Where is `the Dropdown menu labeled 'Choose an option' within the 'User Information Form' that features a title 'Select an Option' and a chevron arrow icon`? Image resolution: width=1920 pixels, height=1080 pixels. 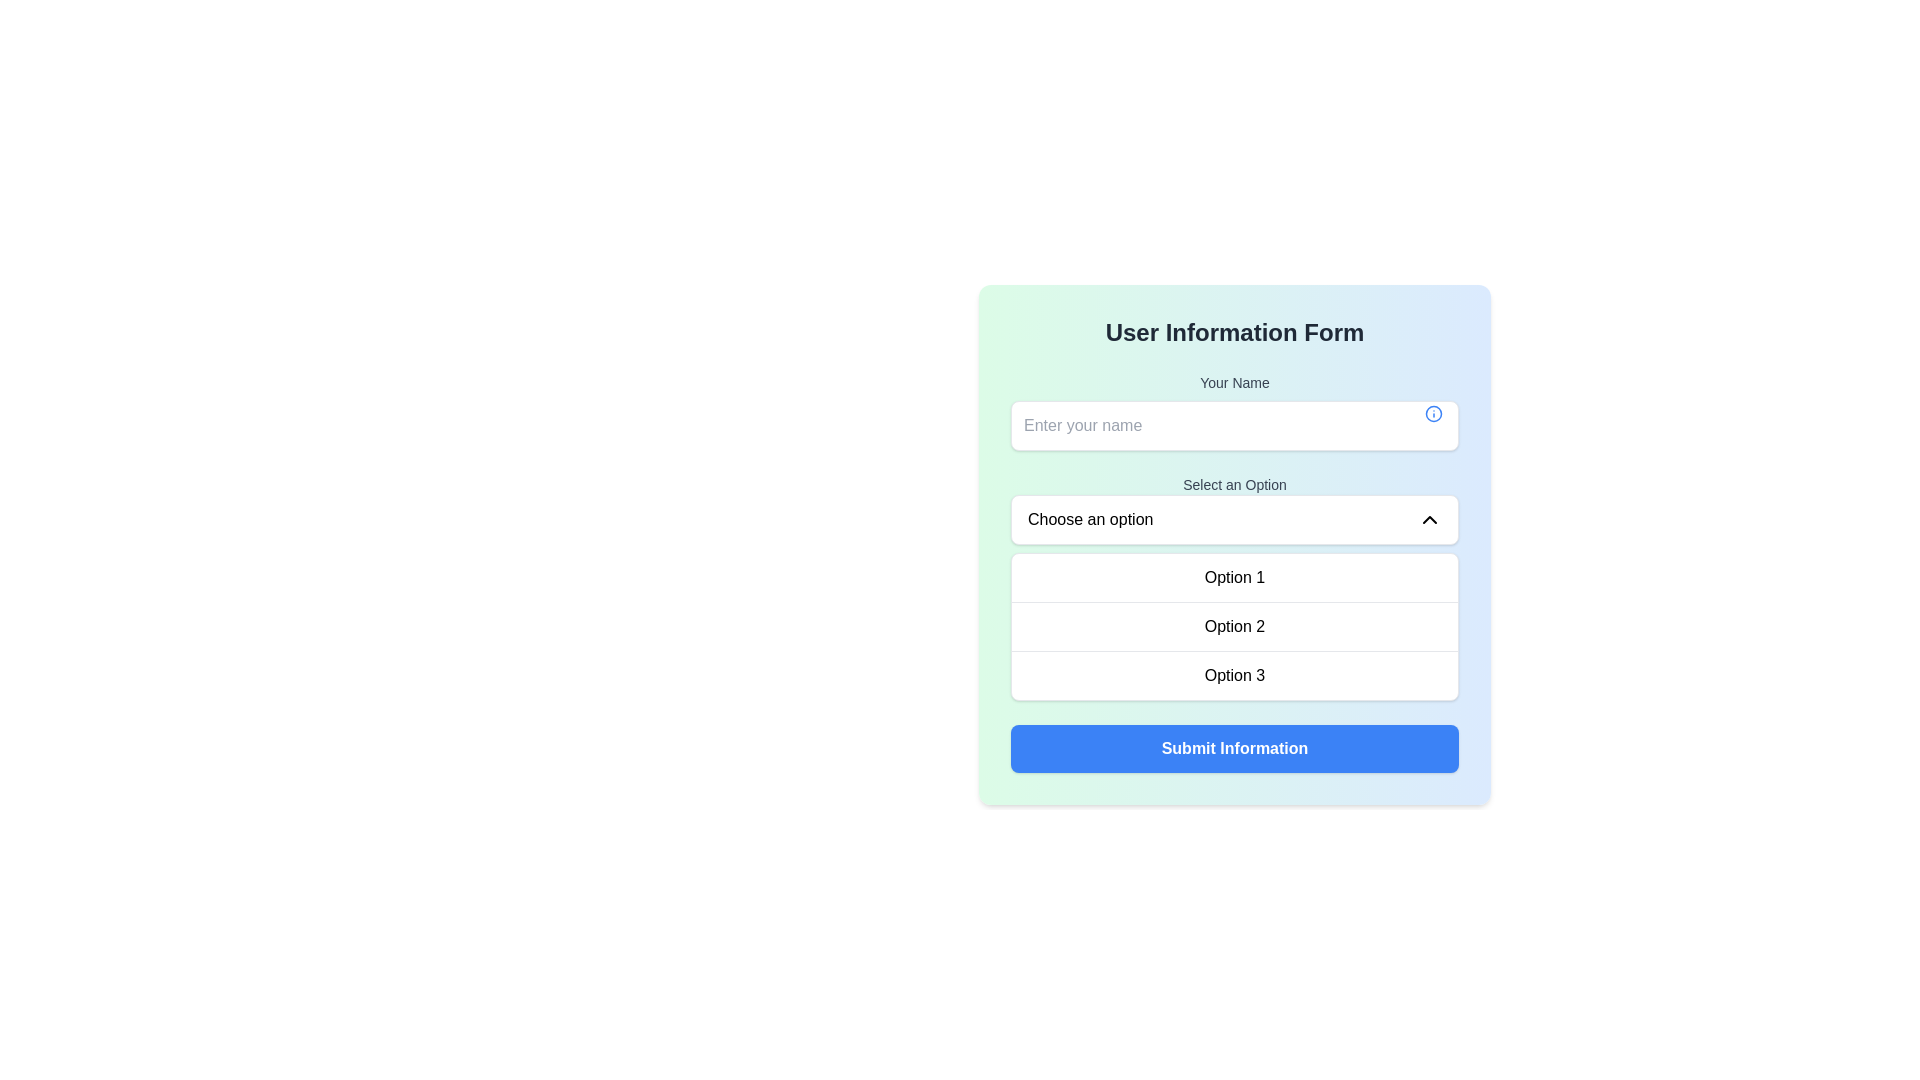 the Dropdown menu labeled 'Choose an option' within the 'User Information Form' that features a title 'Select an Option' and a chevron arrow icon is located at coordinates (1233, 586).